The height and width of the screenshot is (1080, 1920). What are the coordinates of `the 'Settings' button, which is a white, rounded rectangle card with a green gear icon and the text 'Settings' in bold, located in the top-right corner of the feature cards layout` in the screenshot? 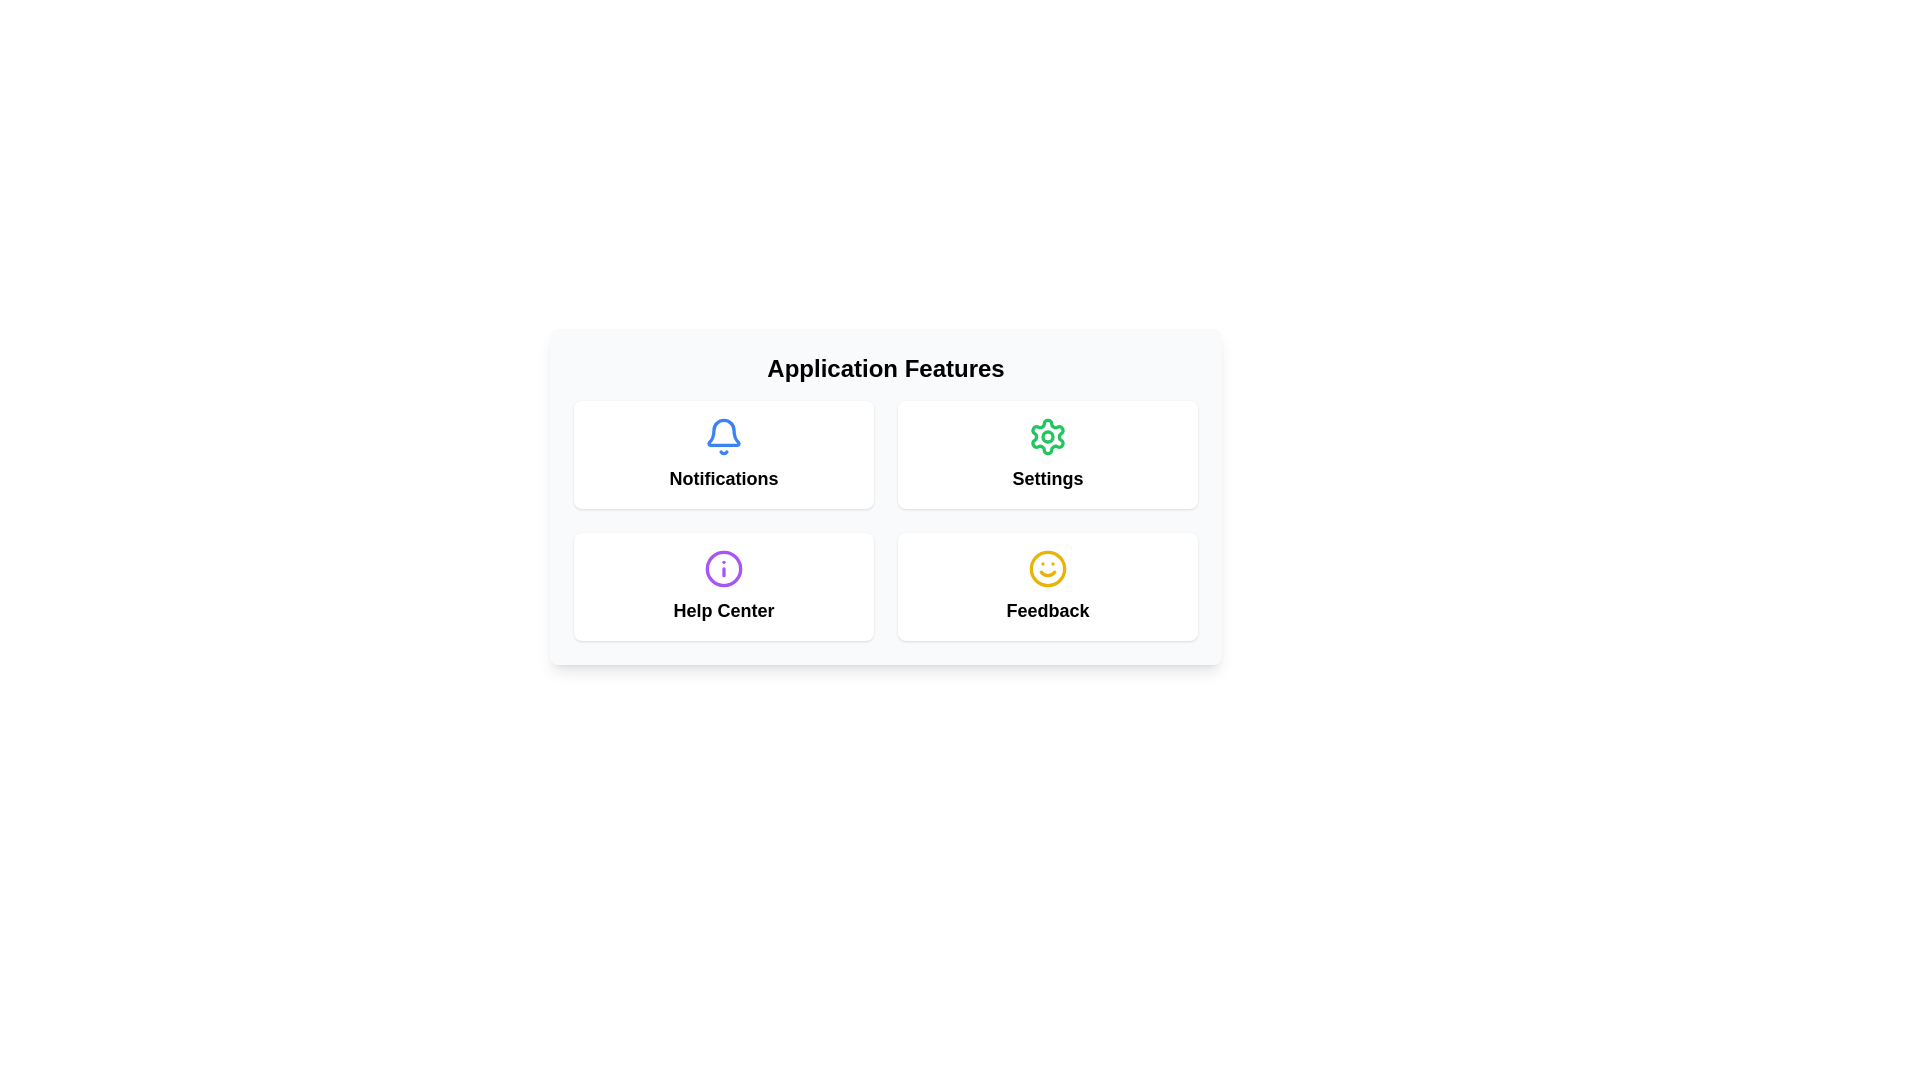 It's located at (1046, 455).